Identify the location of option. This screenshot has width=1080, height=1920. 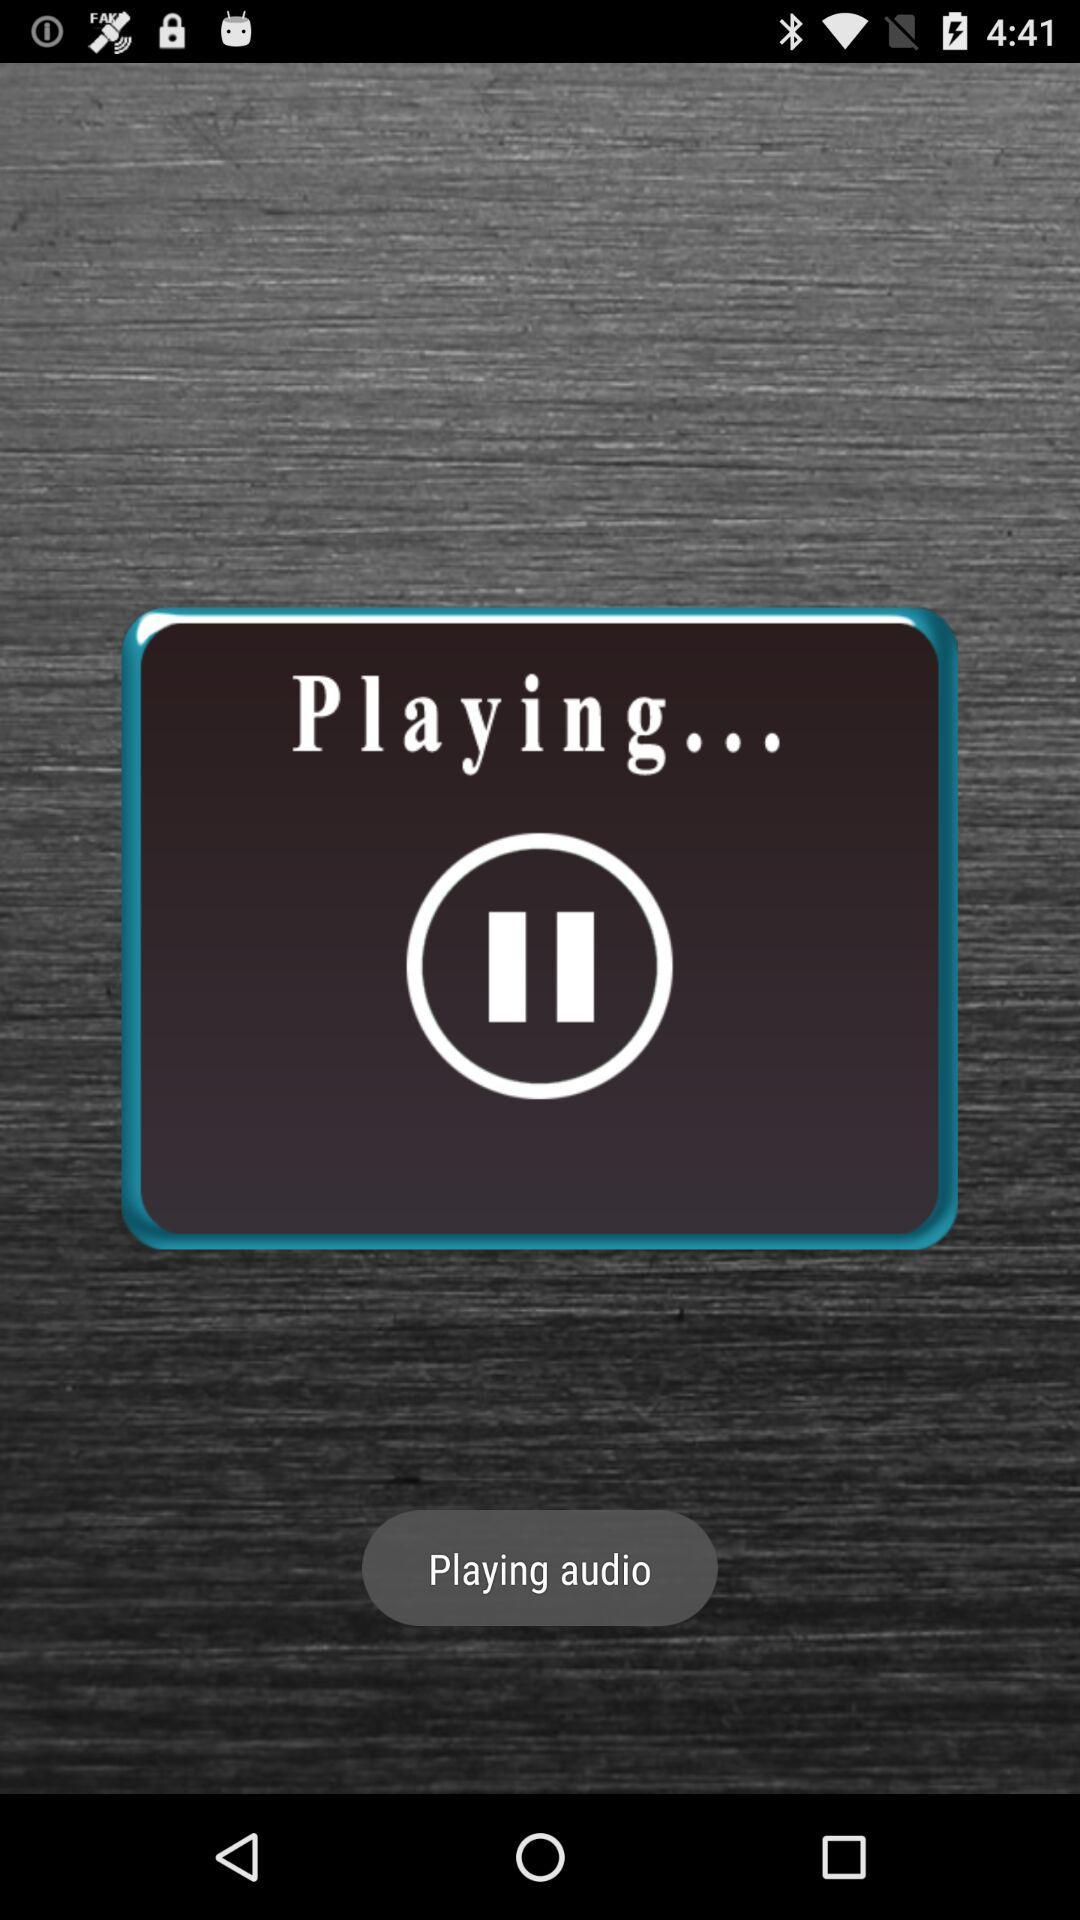
(538, 927).